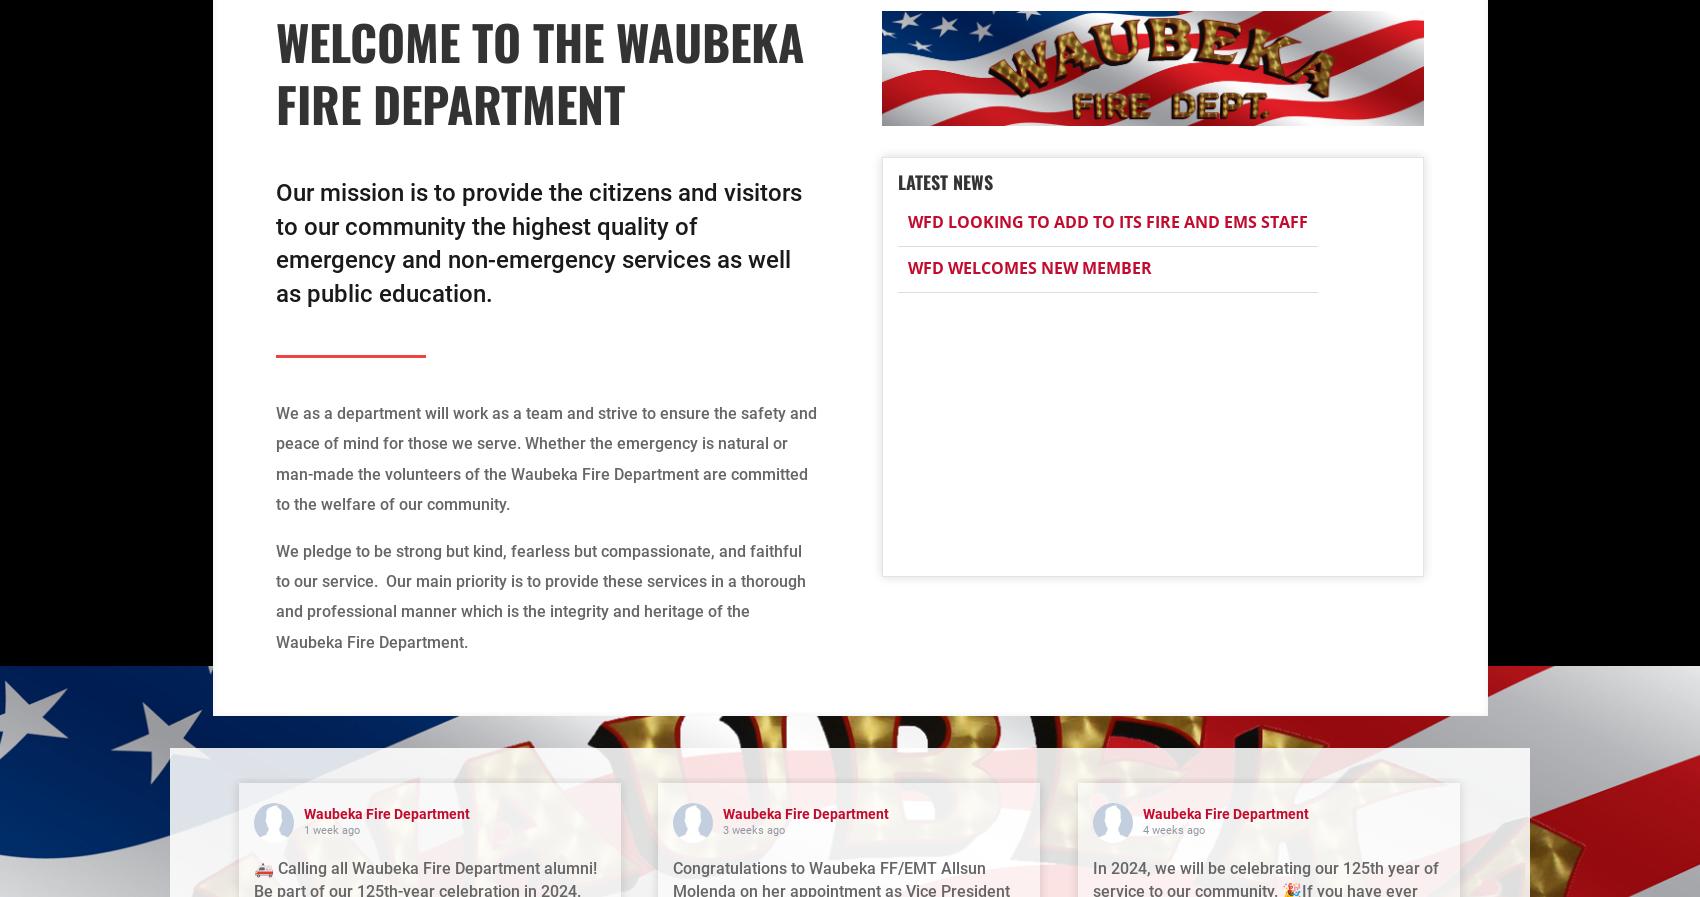 This screenshot has width=1700, height=897. I want to click on 'We pledge to be strong but kind, fearless but compassionate, and faithful to our service.  Our main priority is to provide these services in a thorough and professional manner which is the integrity and heritage of the Waubeka Fire Department.', so click(539, 595).